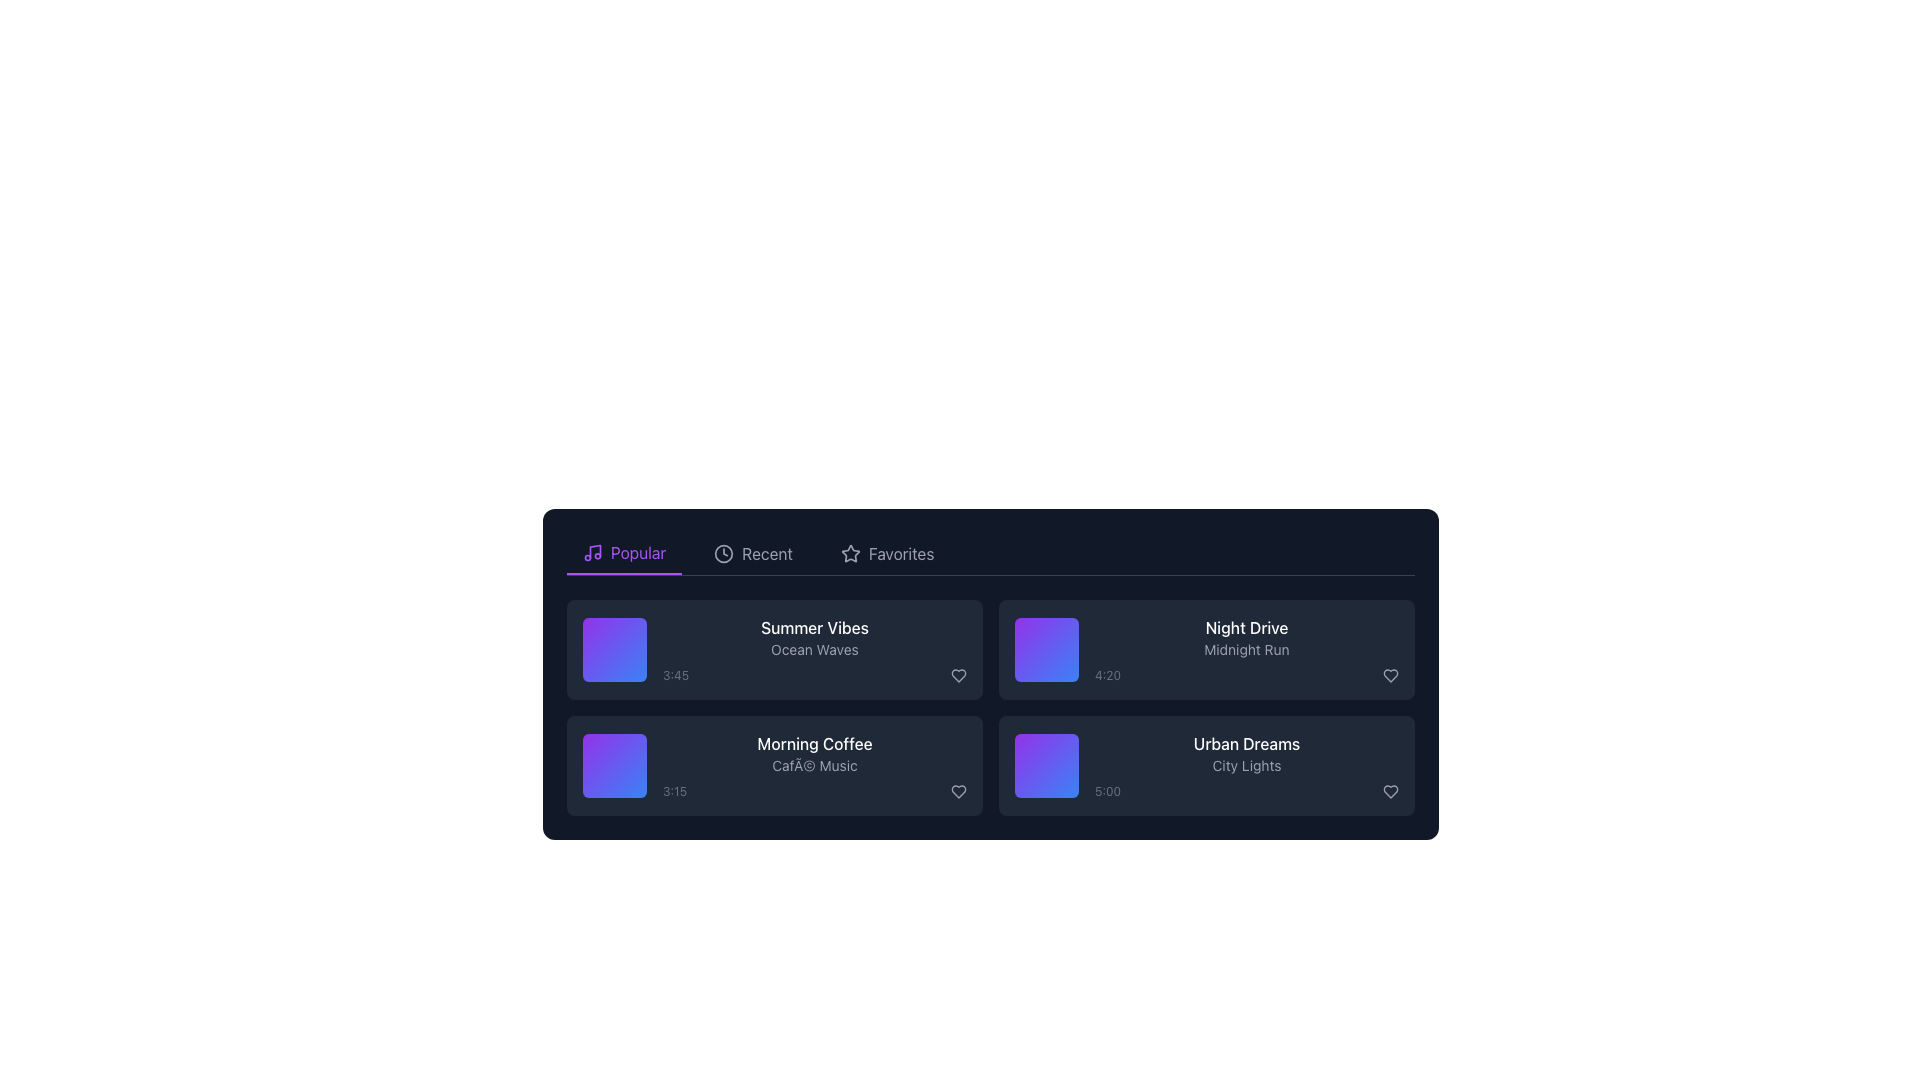  What do you see at coordinates (1246, 765) in the screenshot?
I see `the subtitle text label located below 'Urban Dreams' and above '5:00' in the bottom-right card` at bounding box center [1246, 765].